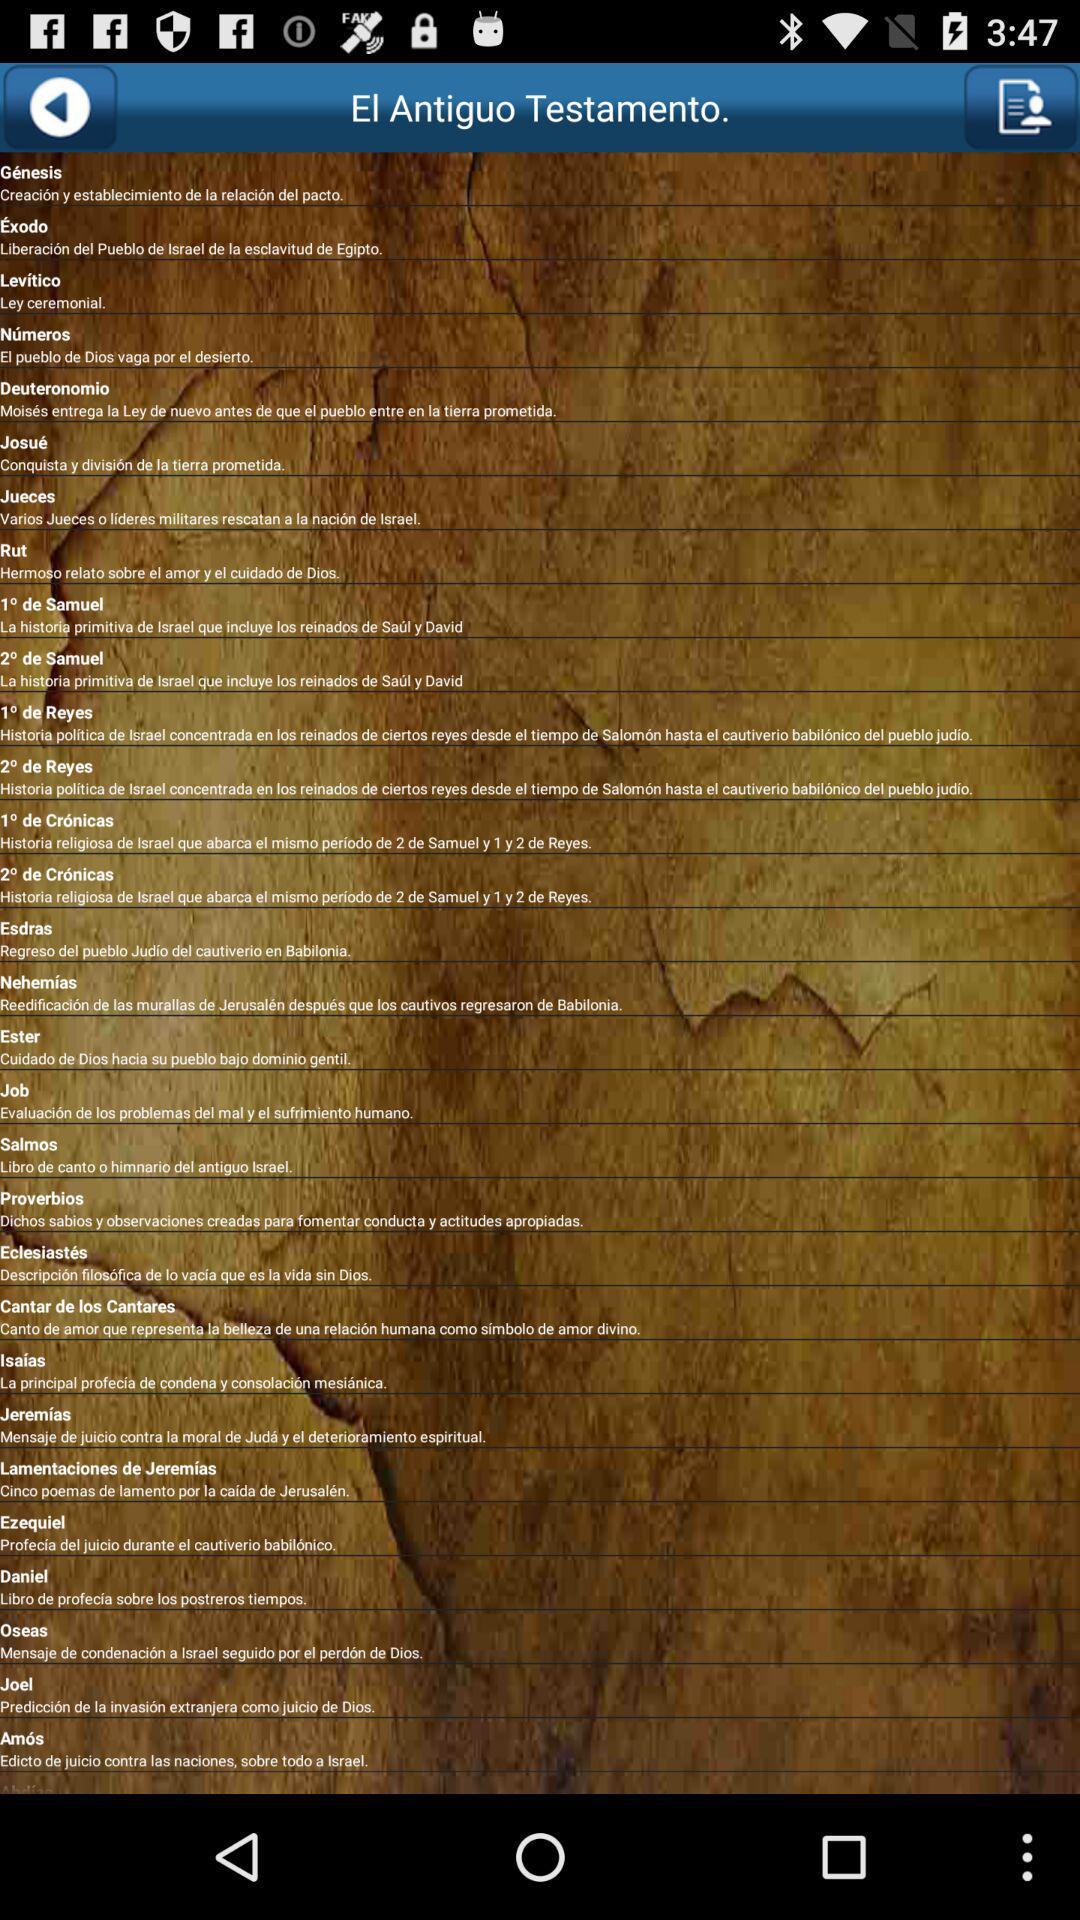  Describe the element at coordinates (540, 301) in the screenshot. I see `ley ceremonial. app` at that location.